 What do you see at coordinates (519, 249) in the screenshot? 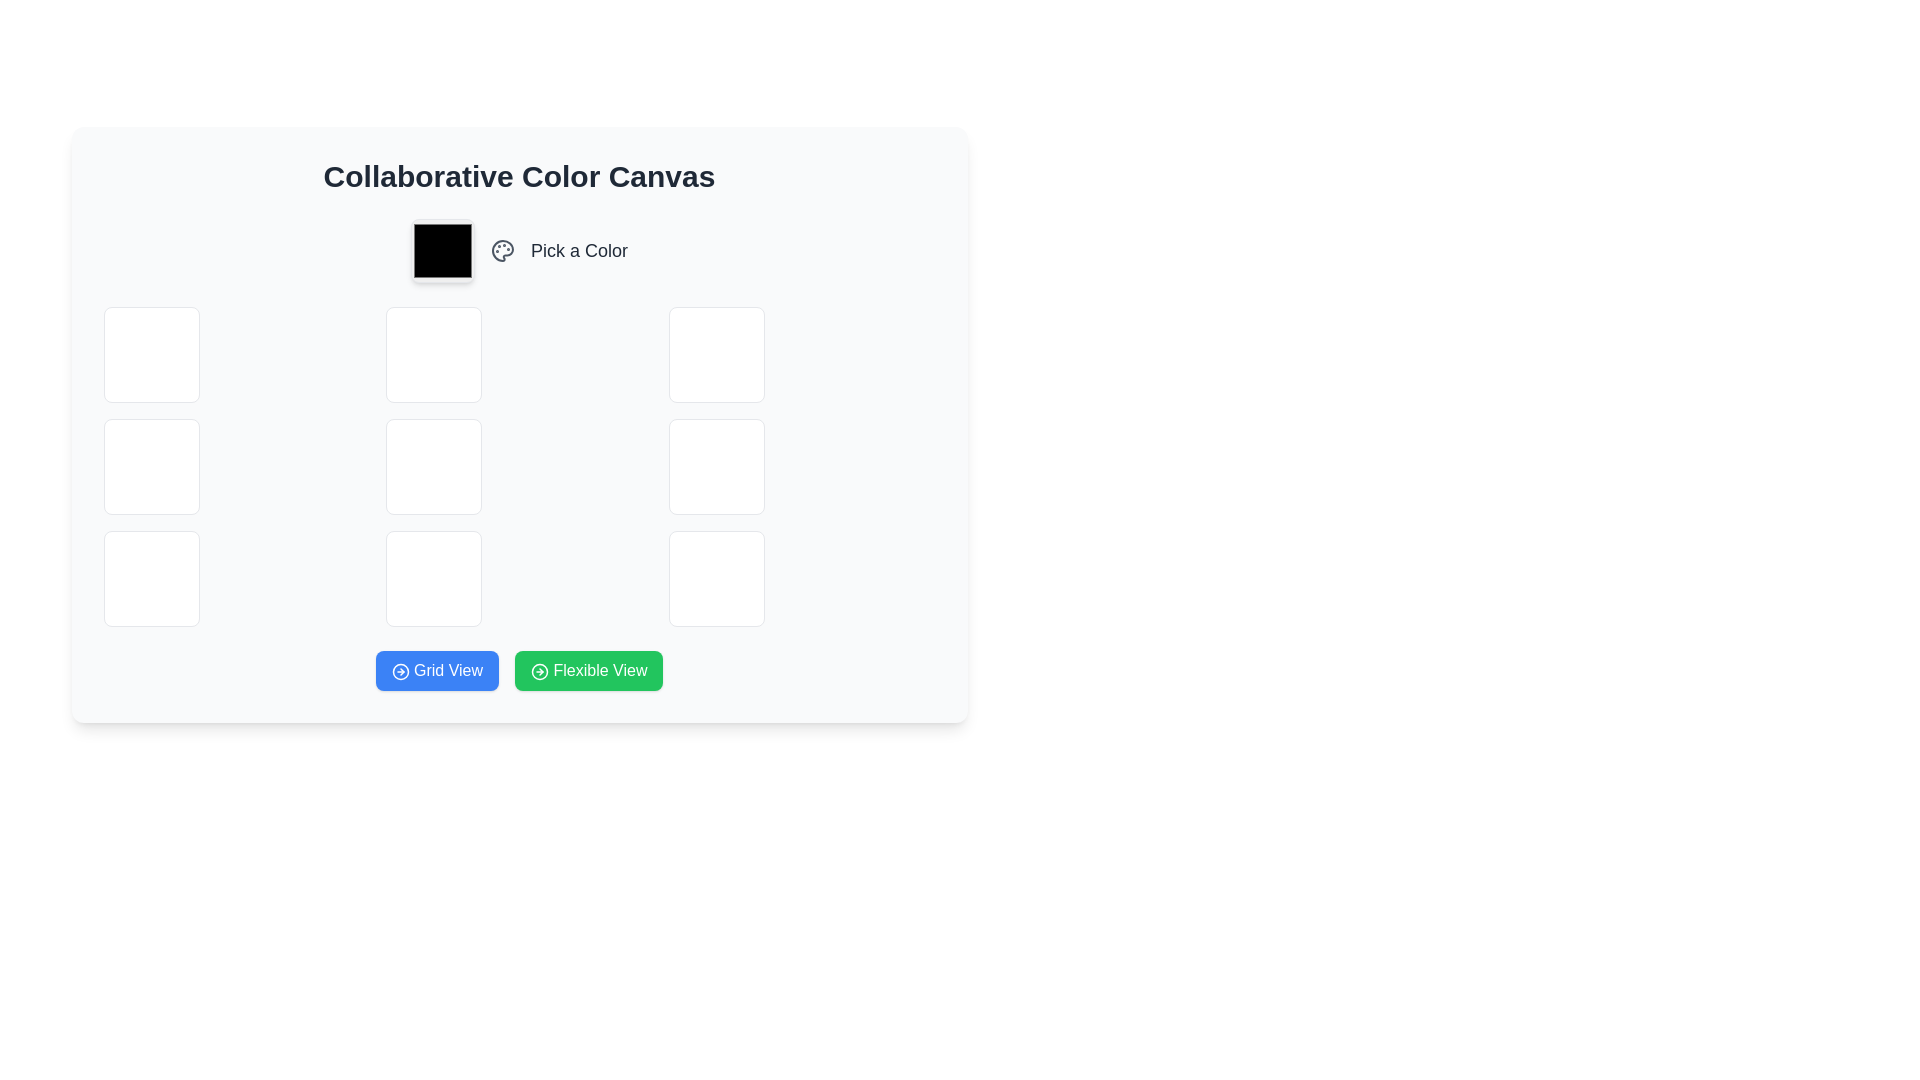
I see `the color palette icon next to the 'Pick a Color' label to open the color palette` at bounding box center [519, 249].